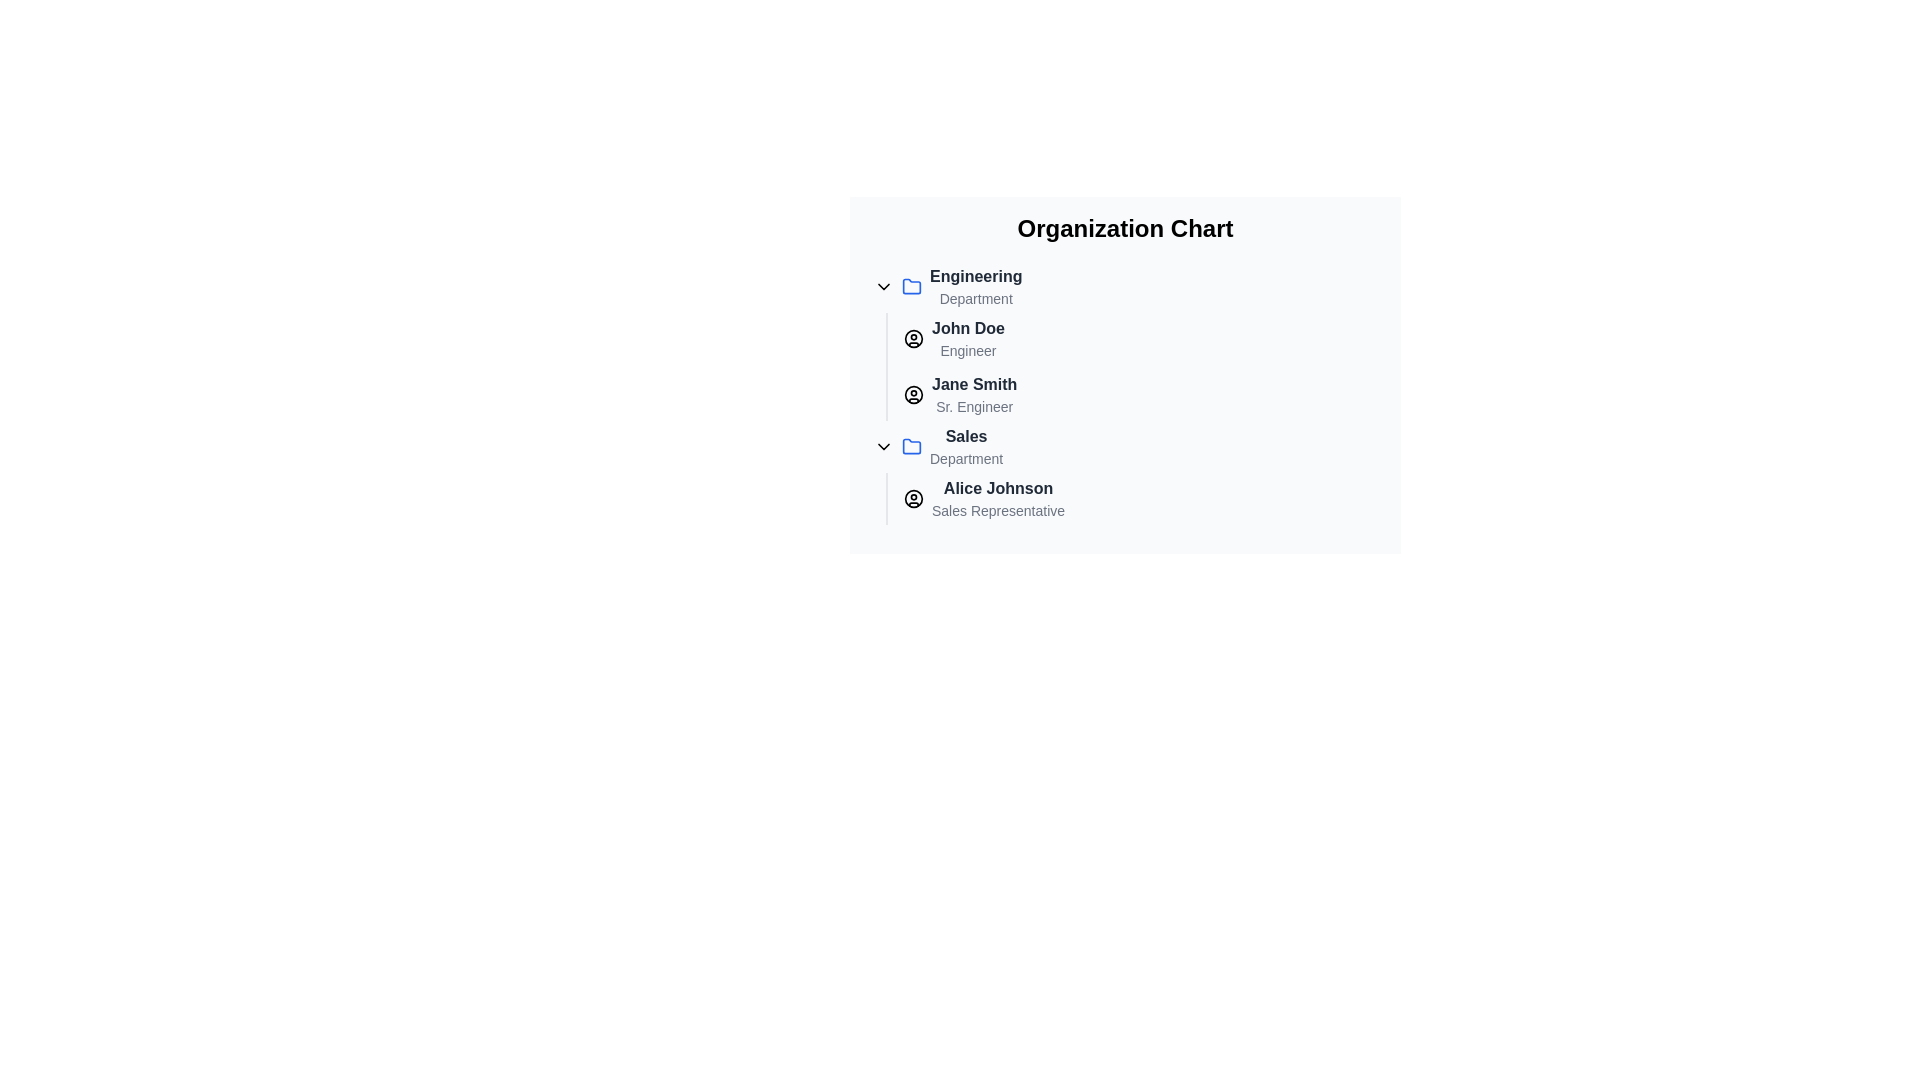 The image size is (1920, 1080). Describe the element at coordinates (998, 509) in the screenshot. I see `the text label that describes the role of 'Alice Johnson' in the 'Sales' department within the organizational chart` at that location.